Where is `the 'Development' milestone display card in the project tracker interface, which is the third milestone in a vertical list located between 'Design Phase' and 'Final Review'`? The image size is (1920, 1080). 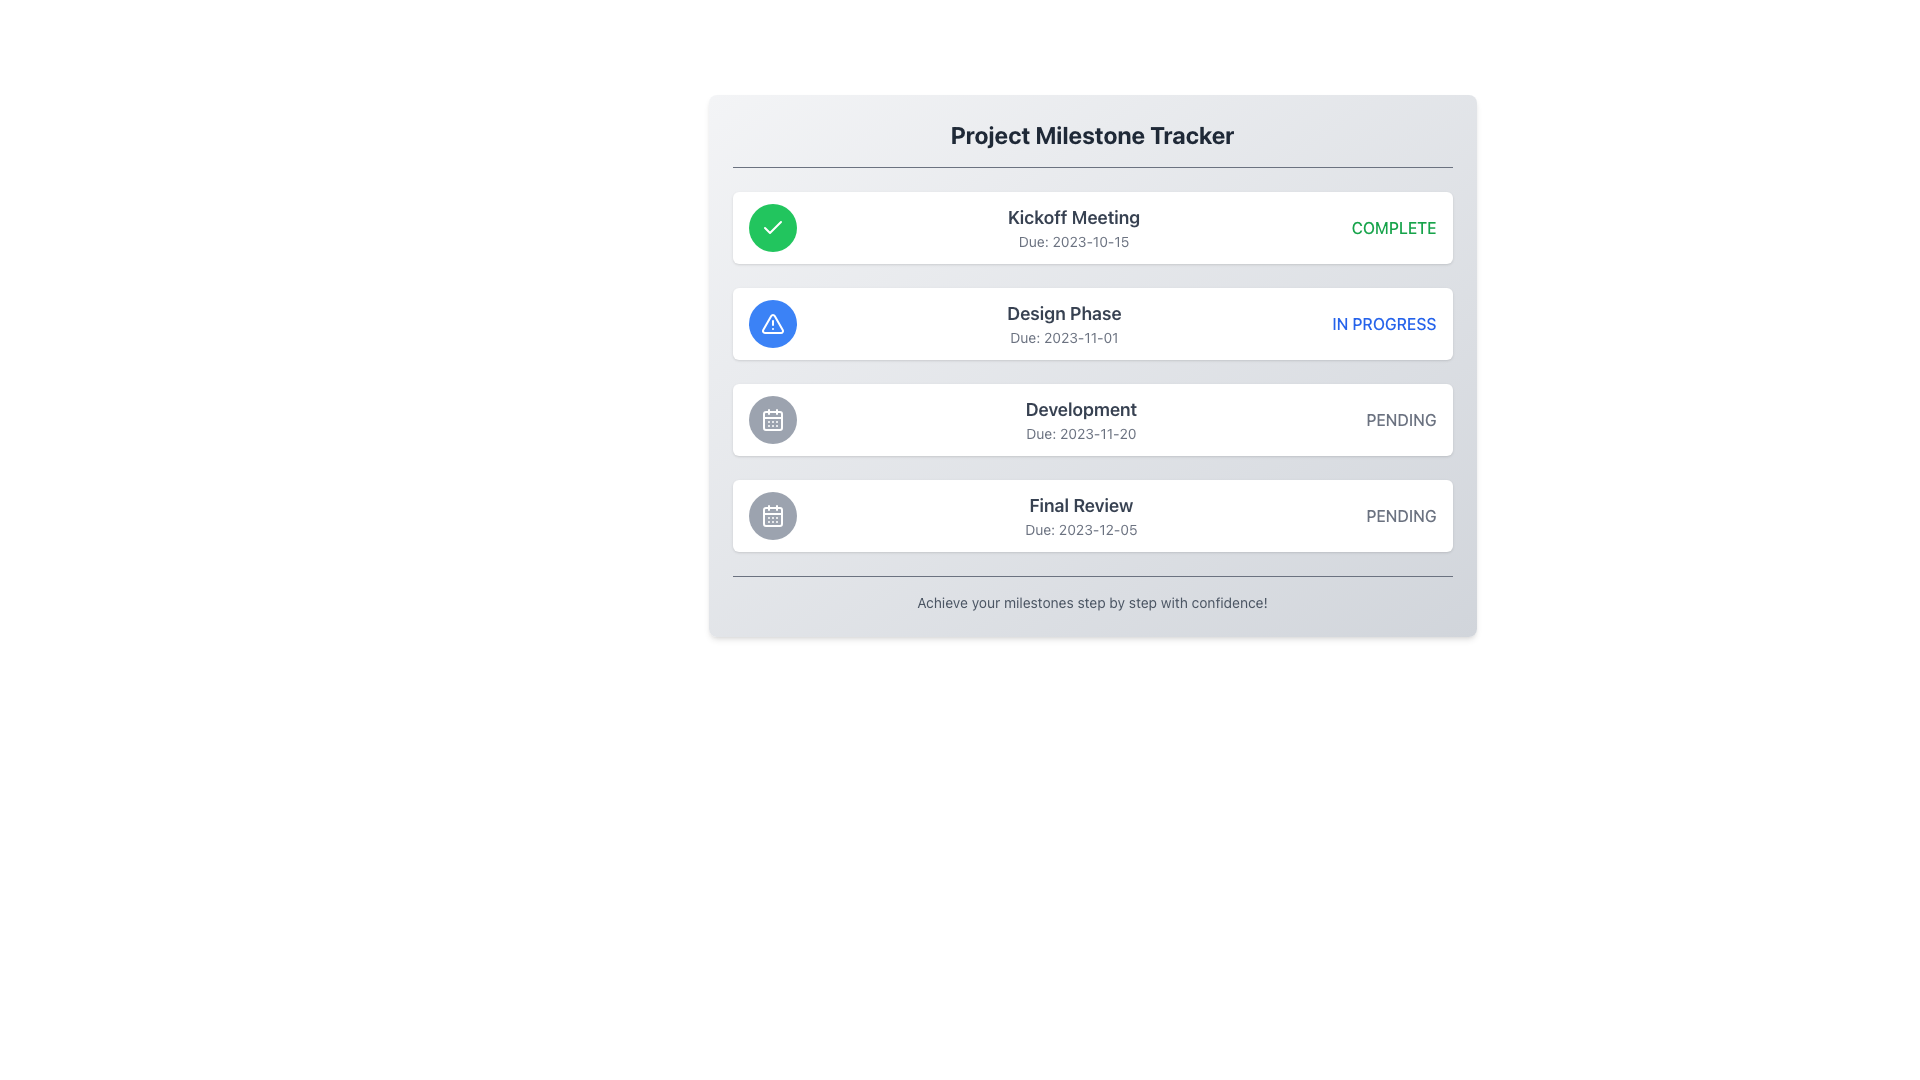
the 'Development' milestone display card in the project tracker interface, which is the third milestone in a vertical list located between 'Design Phase' and 'Final Review' is located at coordinates (1091, 419).